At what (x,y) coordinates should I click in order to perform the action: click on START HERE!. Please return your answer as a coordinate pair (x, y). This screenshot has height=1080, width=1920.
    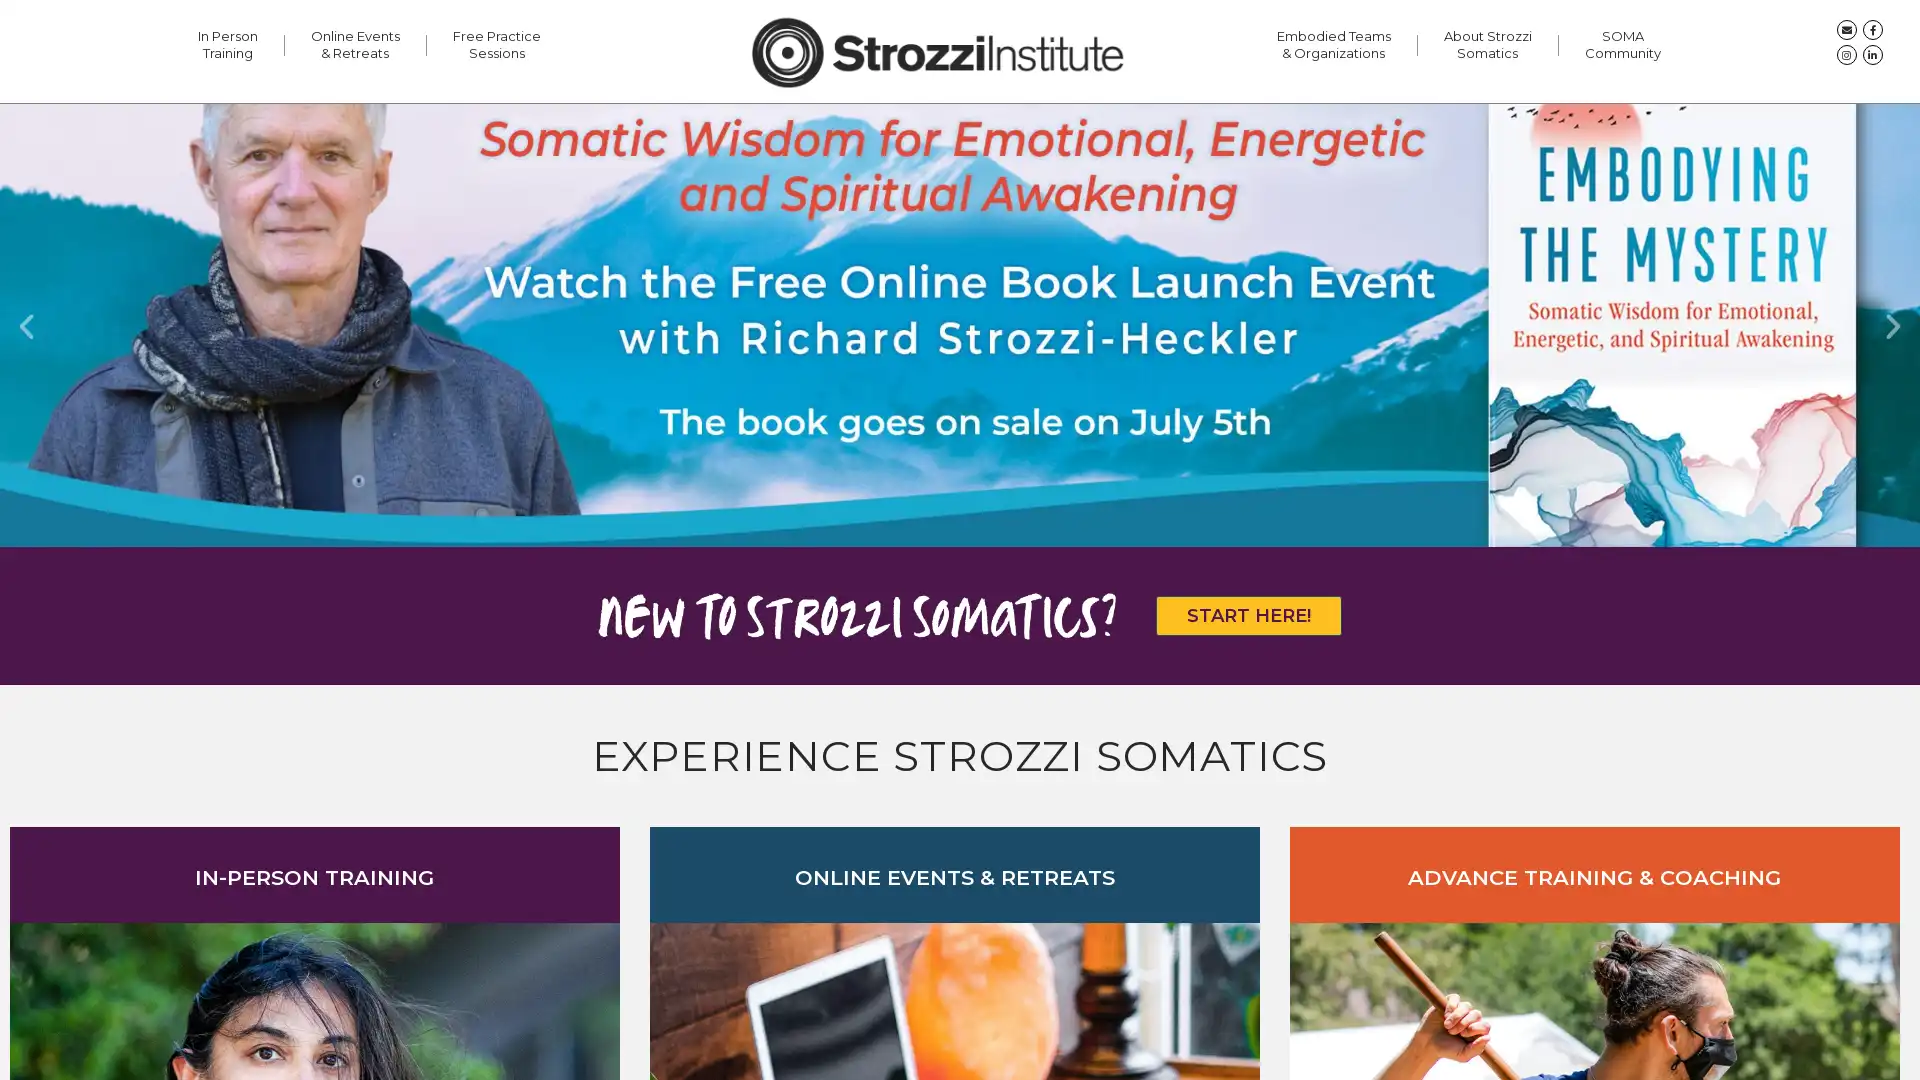
    Looking at the image, I should click on (1247, 613).